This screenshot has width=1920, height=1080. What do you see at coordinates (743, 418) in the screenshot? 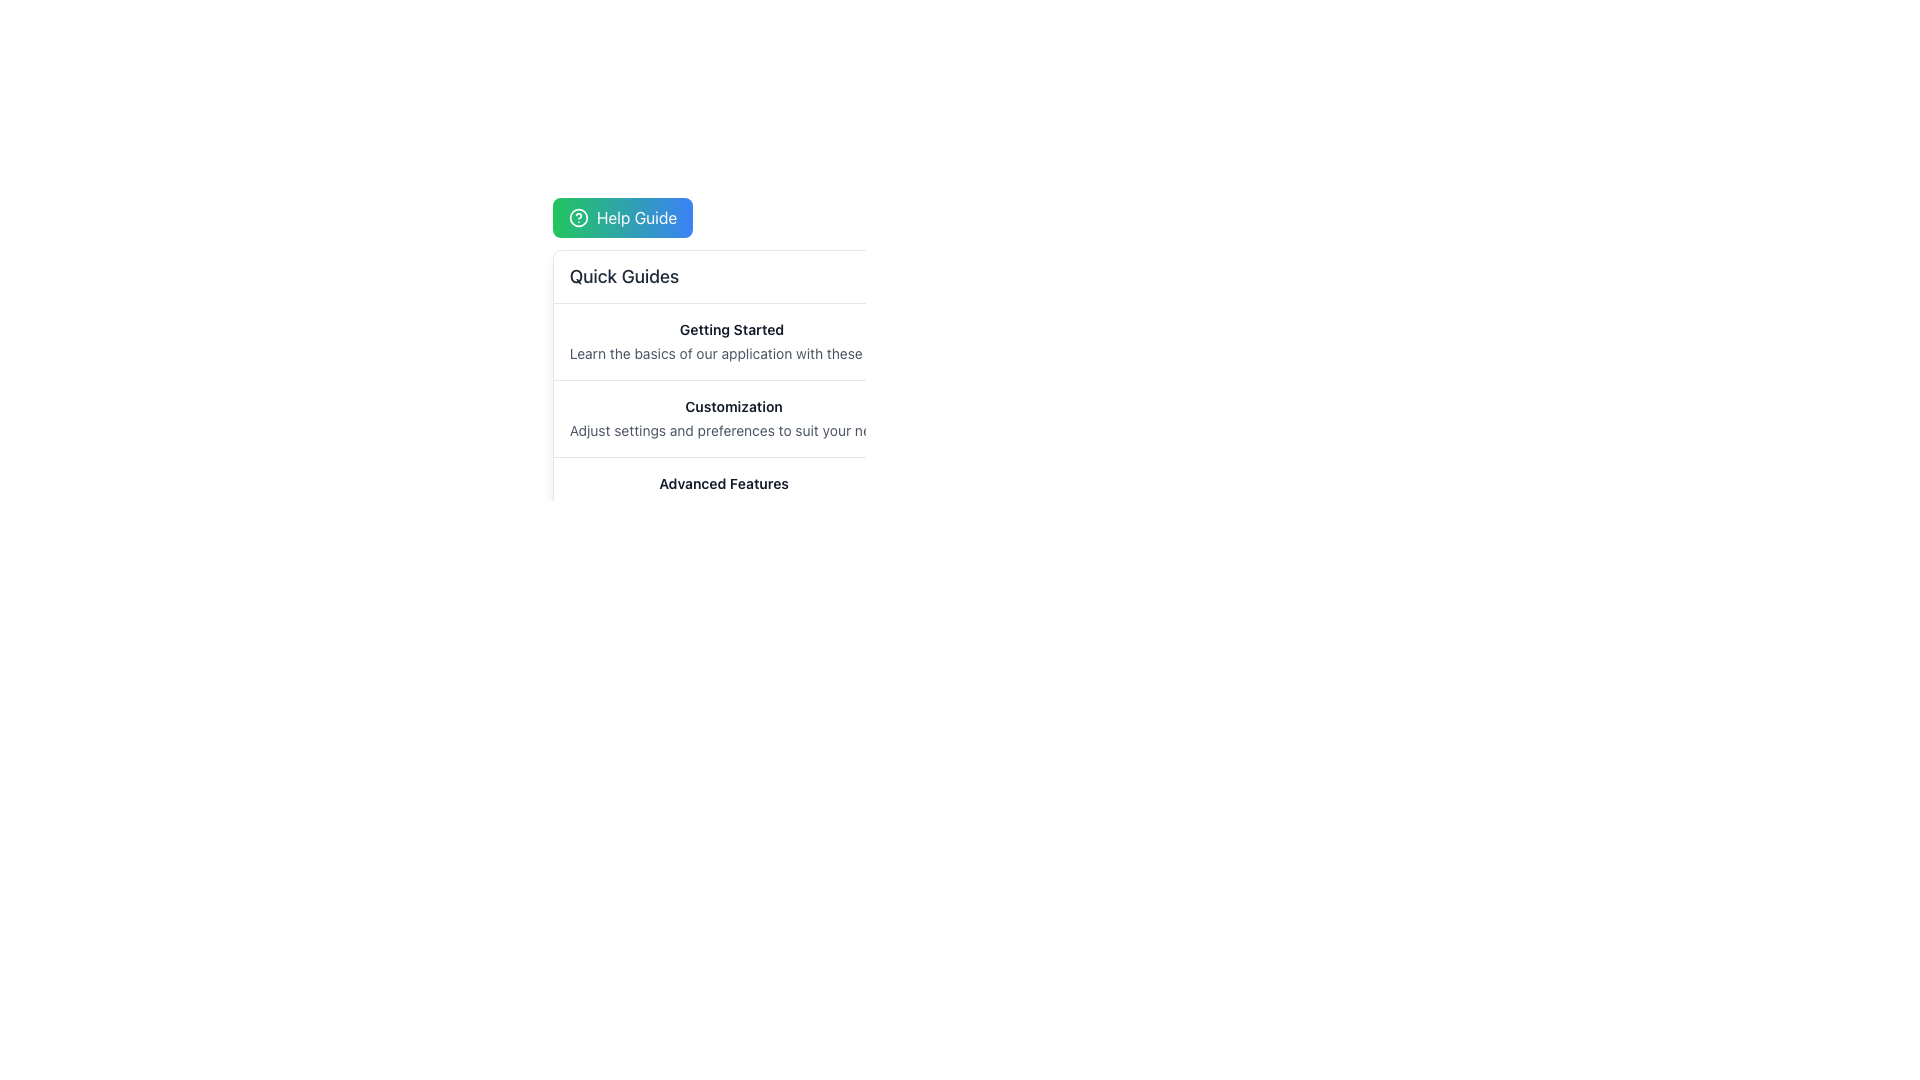
I see `associated icon of the Text Block with Supplementary Icon, which serves as a link to the 'Customization' settings page, located under the 'Quick Guides' heading` at bounding box center [743, 418].